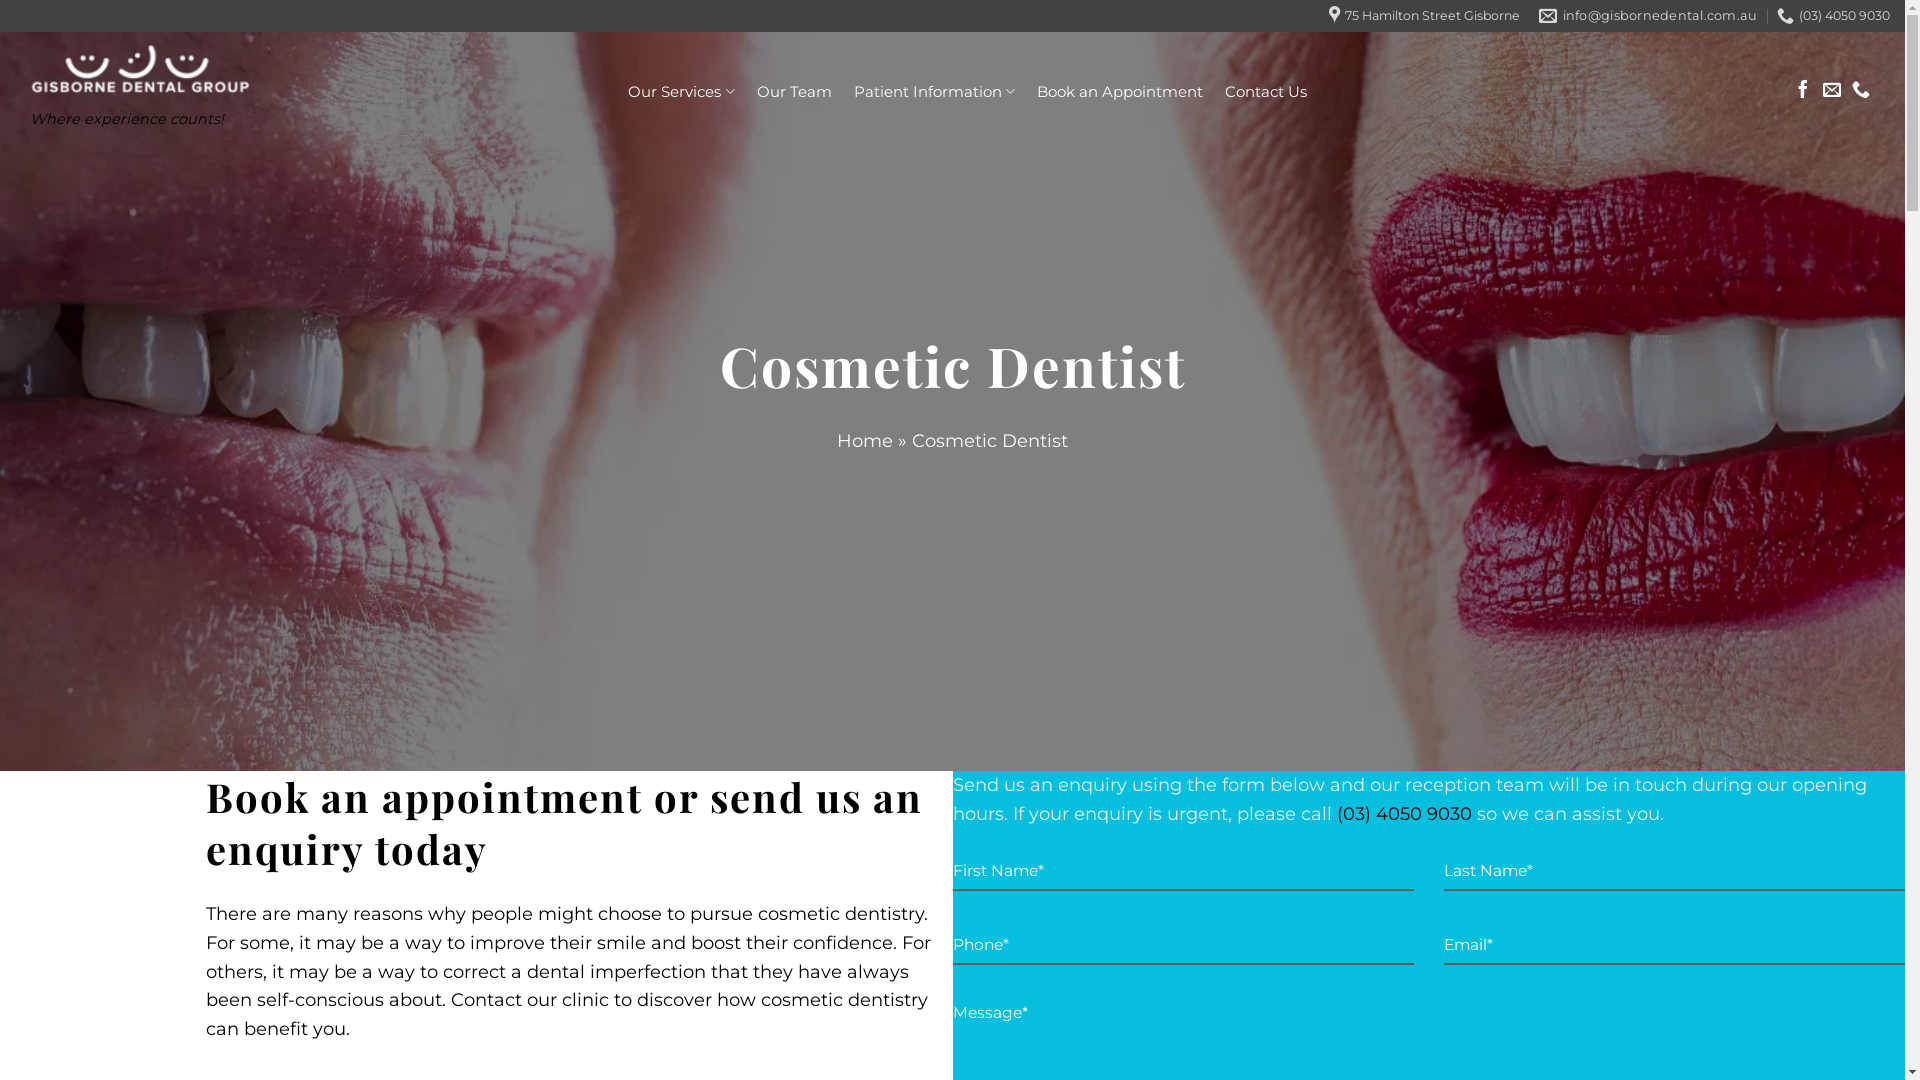 This screenshot has height=1080, width=1920. What do you see at coordinates (1647, 15) in the screenshot?
I see `'info@gisbornedental.com.au'` at bounding box center [1647, 15].